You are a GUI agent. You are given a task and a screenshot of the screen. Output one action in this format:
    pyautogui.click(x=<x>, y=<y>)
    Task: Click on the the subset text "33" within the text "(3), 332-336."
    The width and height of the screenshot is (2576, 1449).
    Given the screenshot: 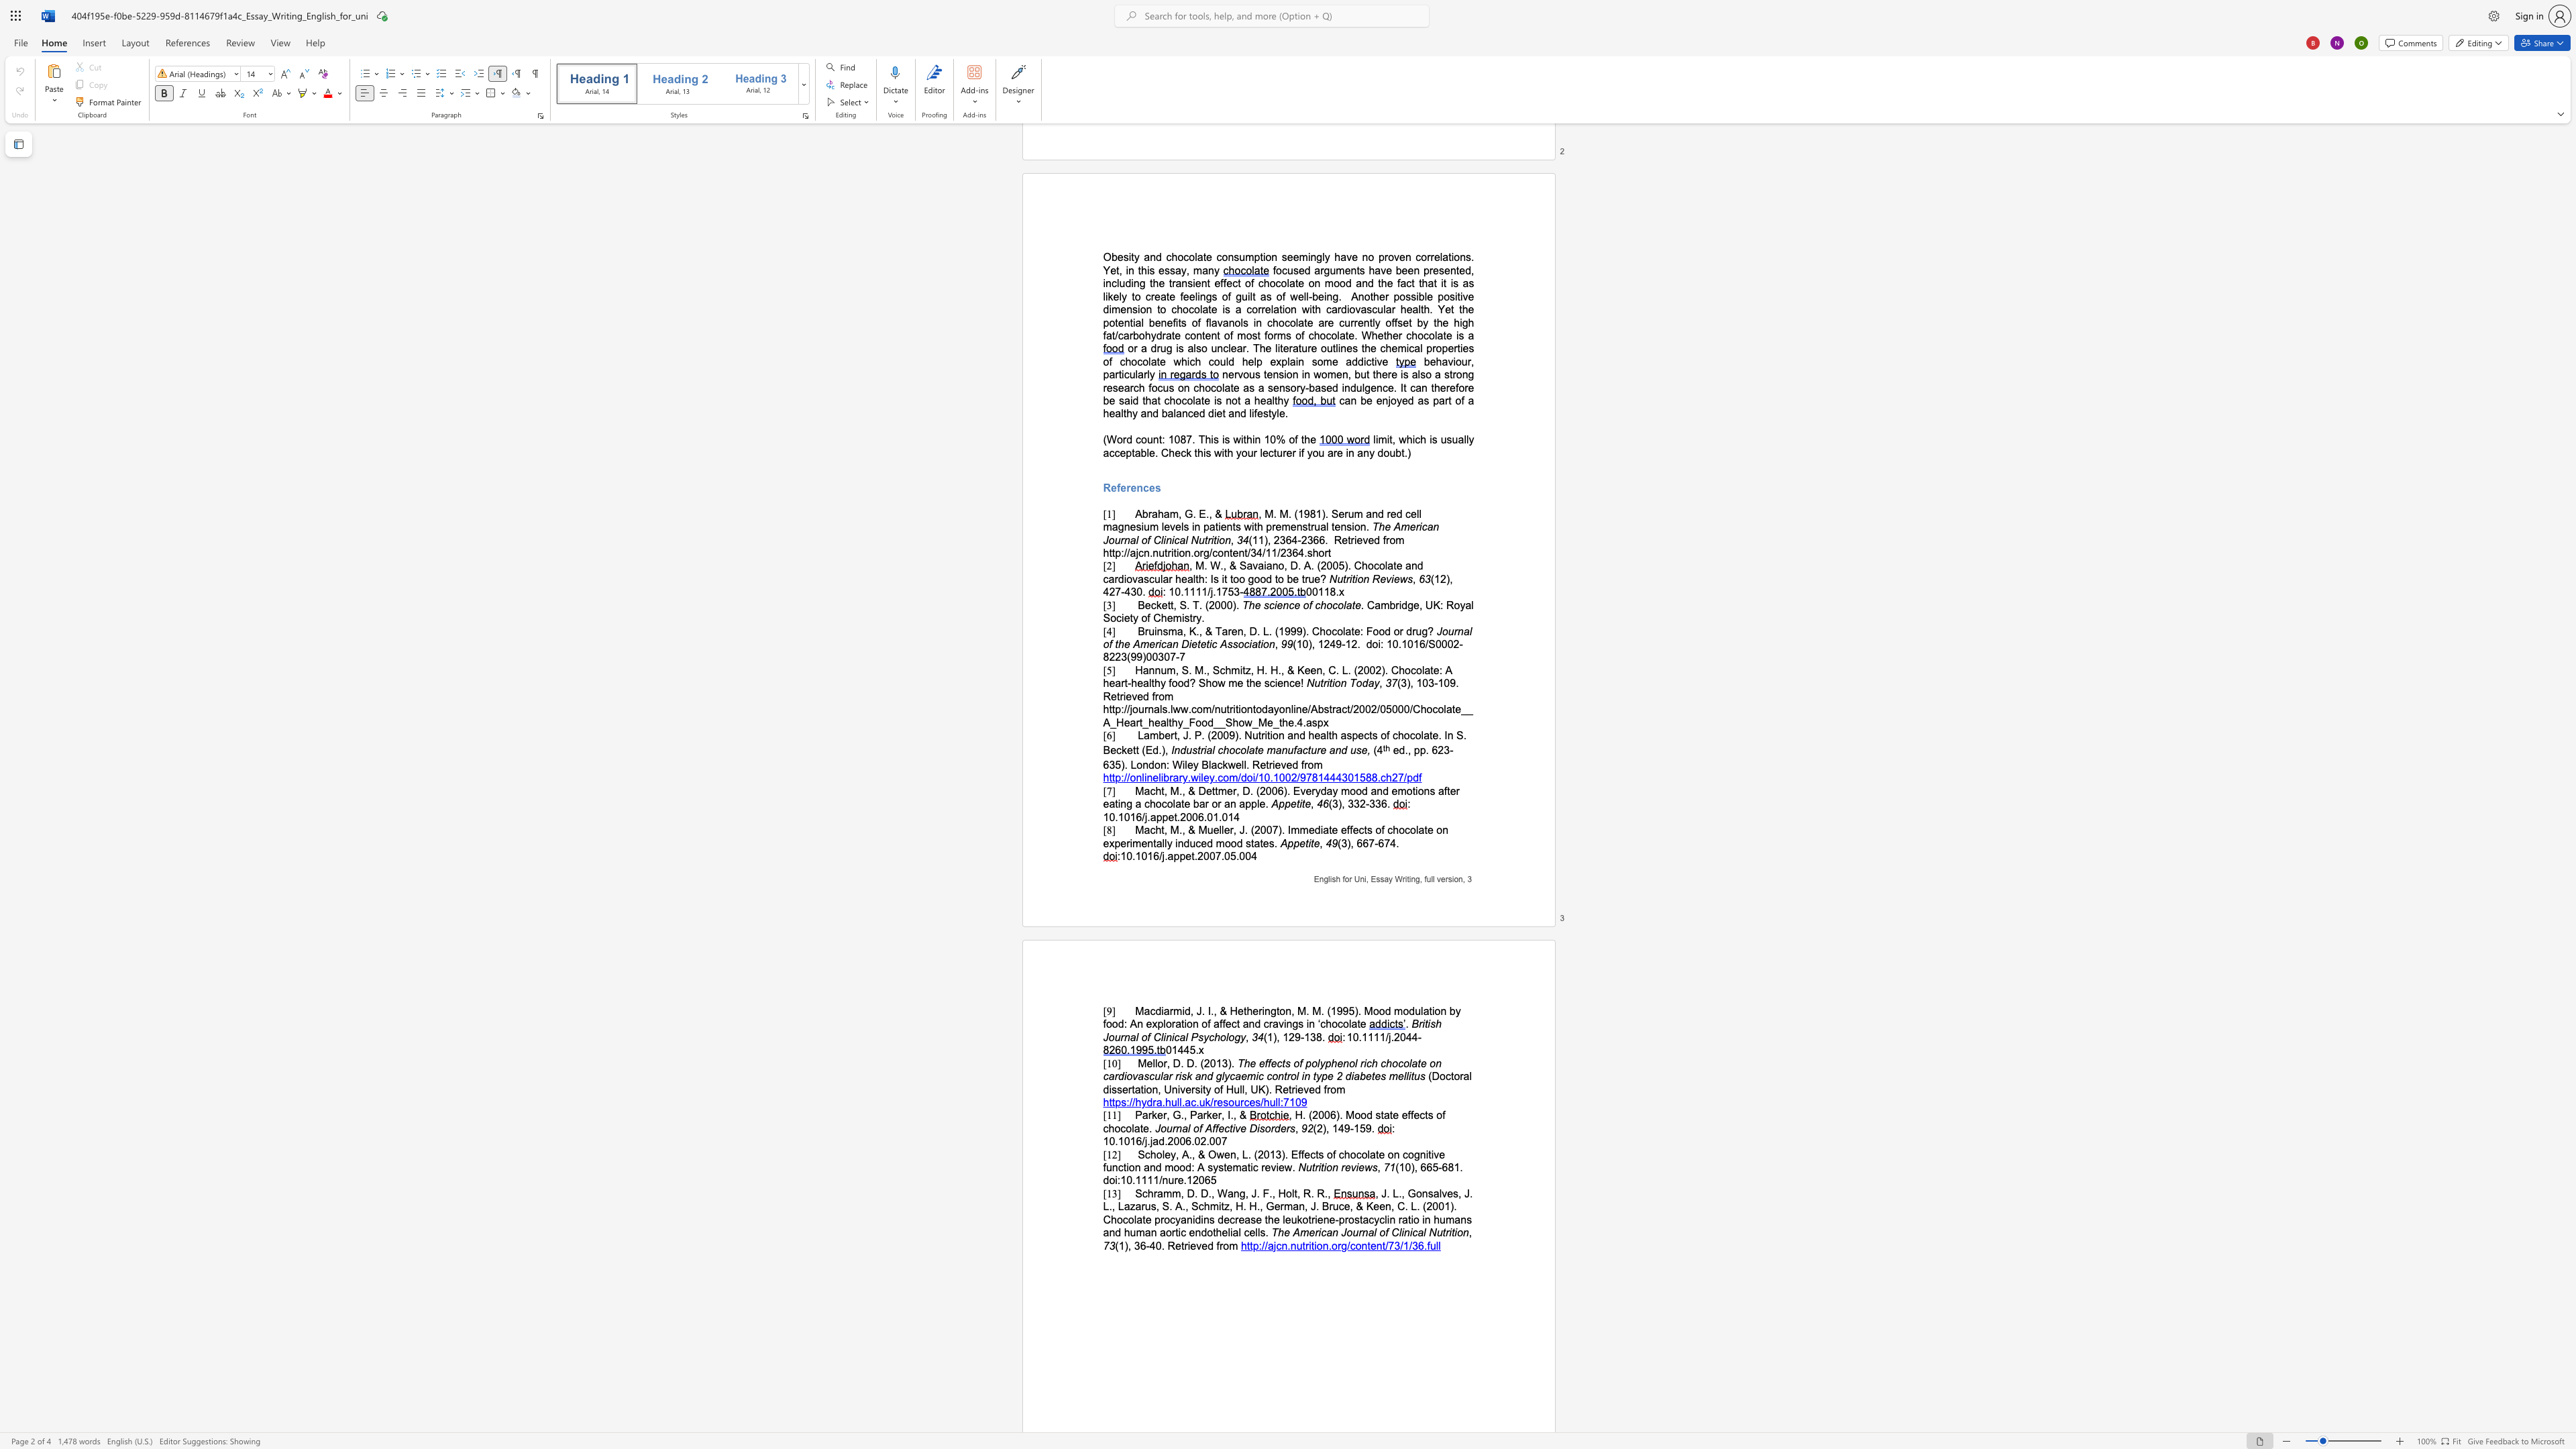 What is the action you would take?
    pyautogui.click(x=1368, y=804)
    